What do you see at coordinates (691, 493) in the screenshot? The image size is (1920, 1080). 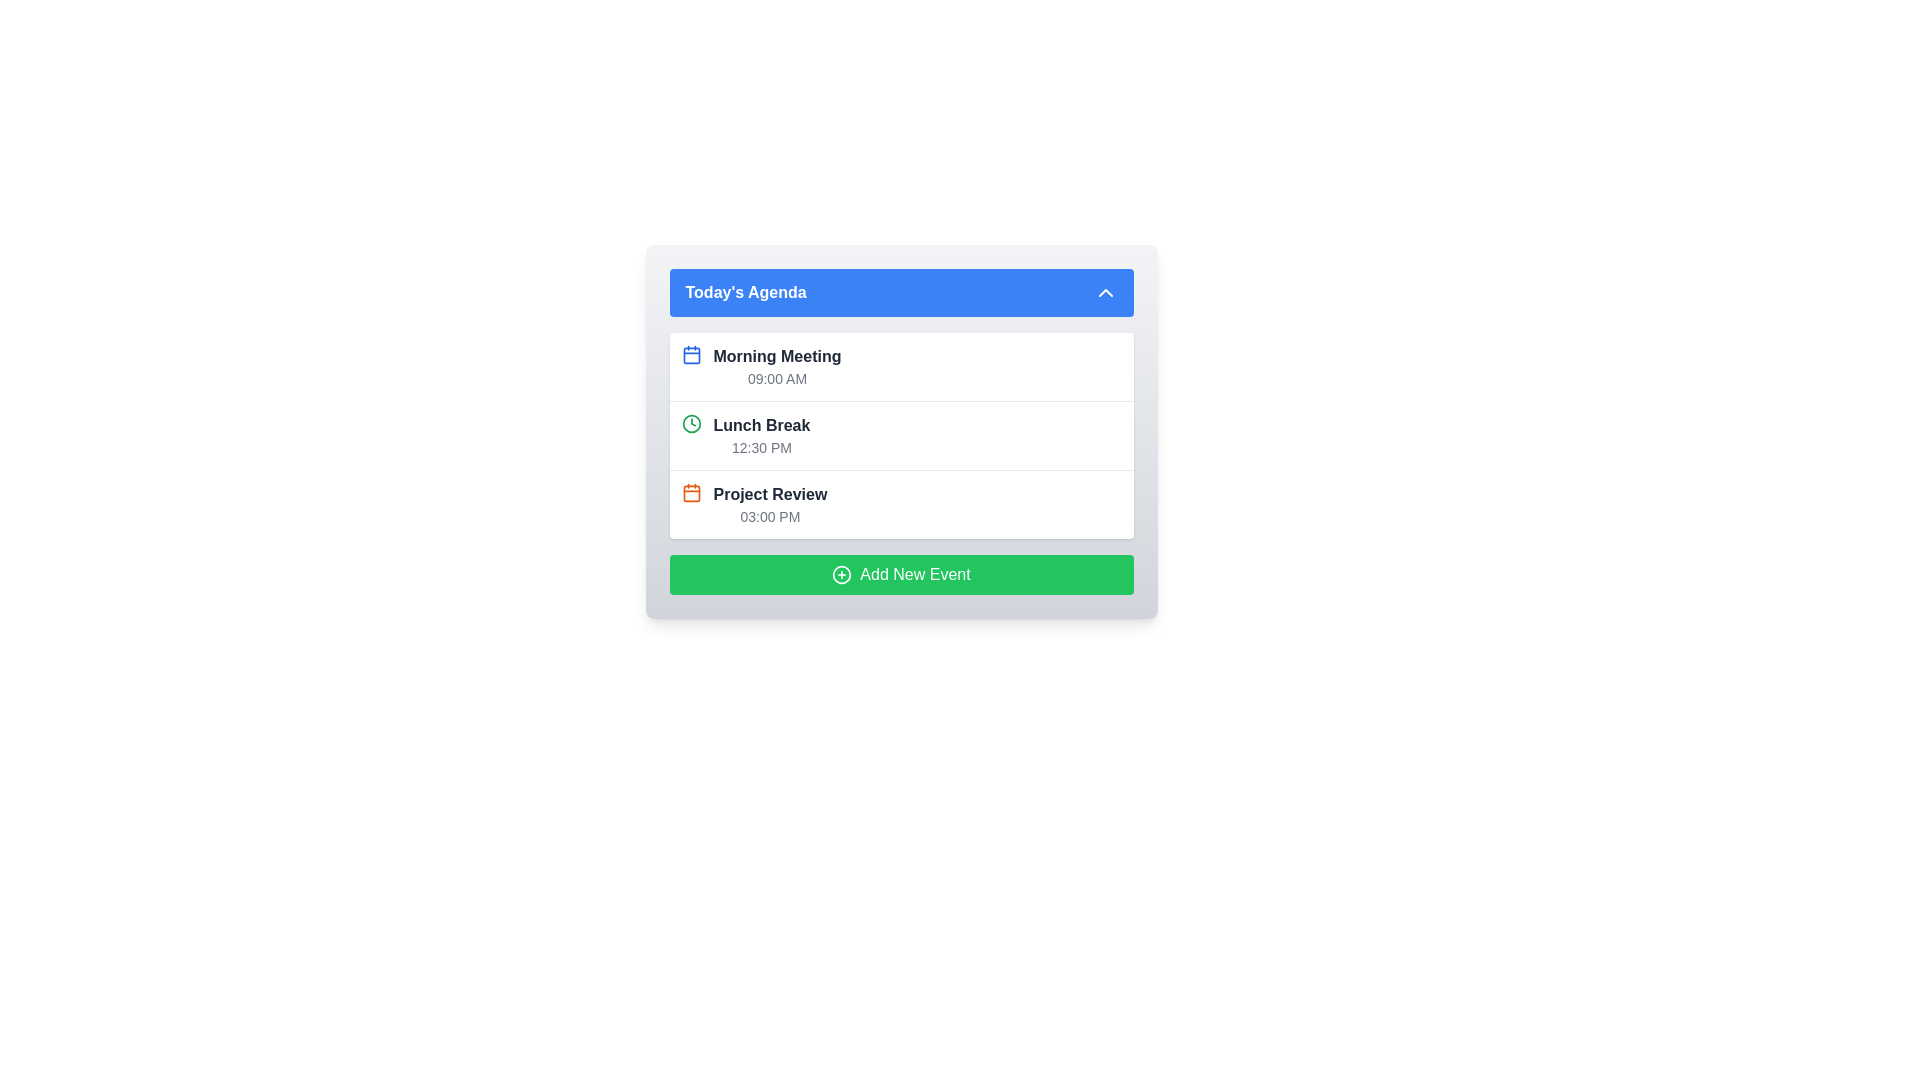 I see `the 'Project Review' icon in the agenda, which is located in the third row next to the text 'Project Review' and above the green 'Add New Event' button` at bounding box center [691, 493].